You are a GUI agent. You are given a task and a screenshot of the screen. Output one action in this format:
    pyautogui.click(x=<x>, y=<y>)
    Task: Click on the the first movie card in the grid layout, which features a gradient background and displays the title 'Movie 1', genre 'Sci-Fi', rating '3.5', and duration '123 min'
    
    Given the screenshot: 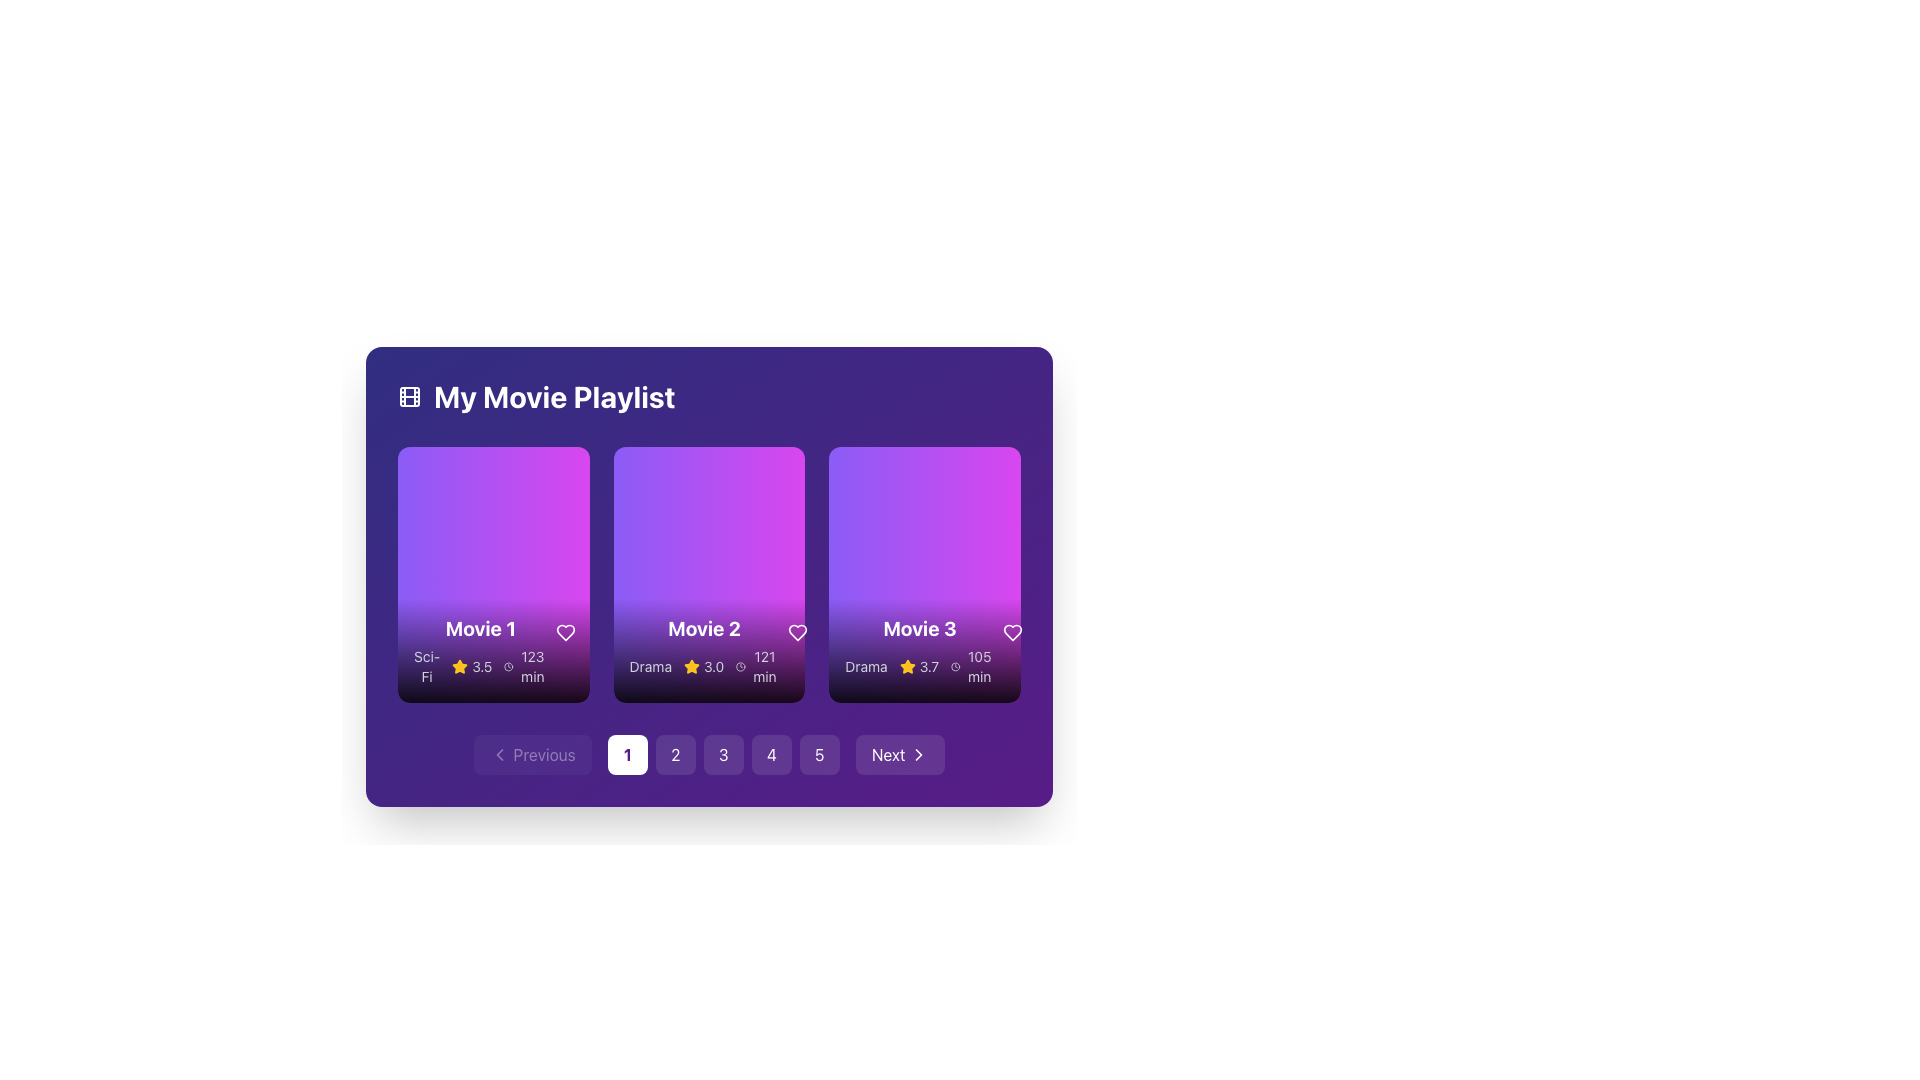 What is the action you would take?
    pyautogui.click(x=493, y=574)
    